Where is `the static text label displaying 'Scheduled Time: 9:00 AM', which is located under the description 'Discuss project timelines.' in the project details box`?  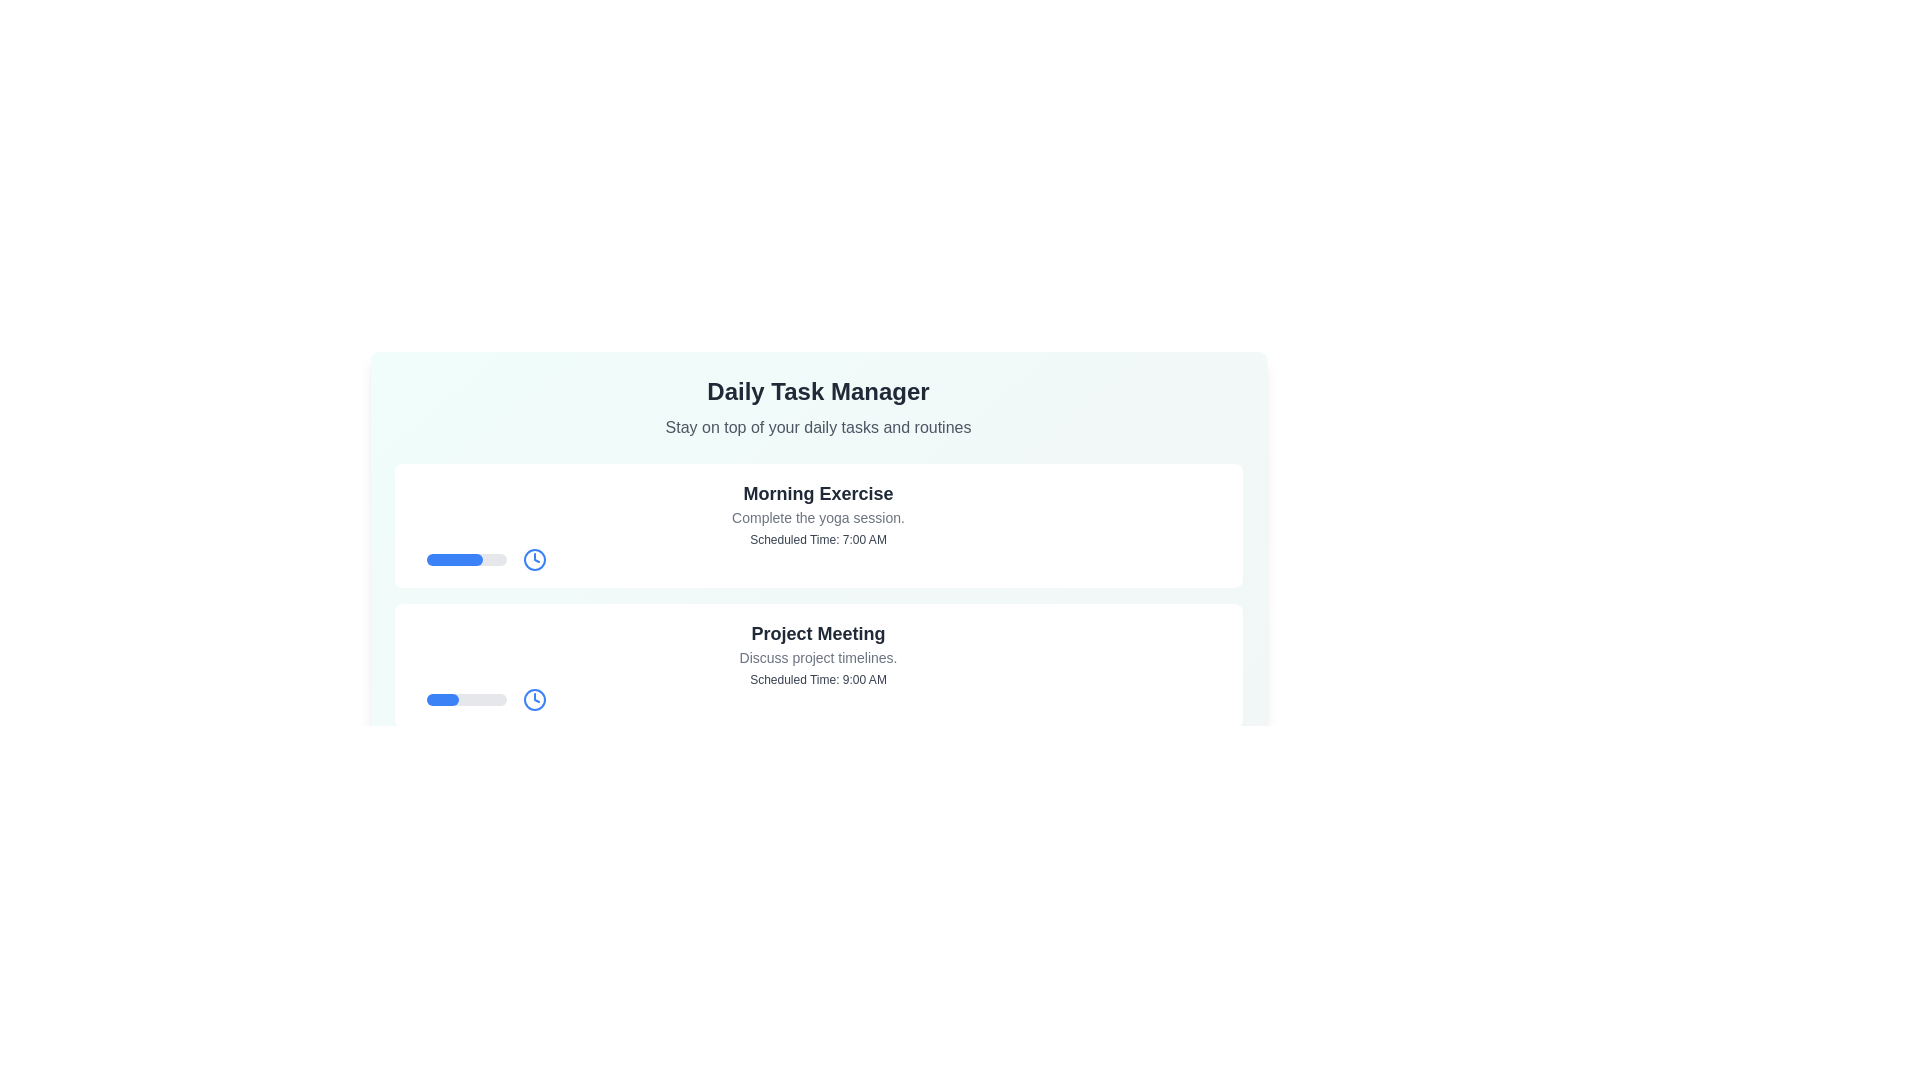
the static text label displaying 'Scheduled Time: 9:00 AM', which is located under the description 'Discuss project timelines.' in the project details box is located at coordinates (818, 678).